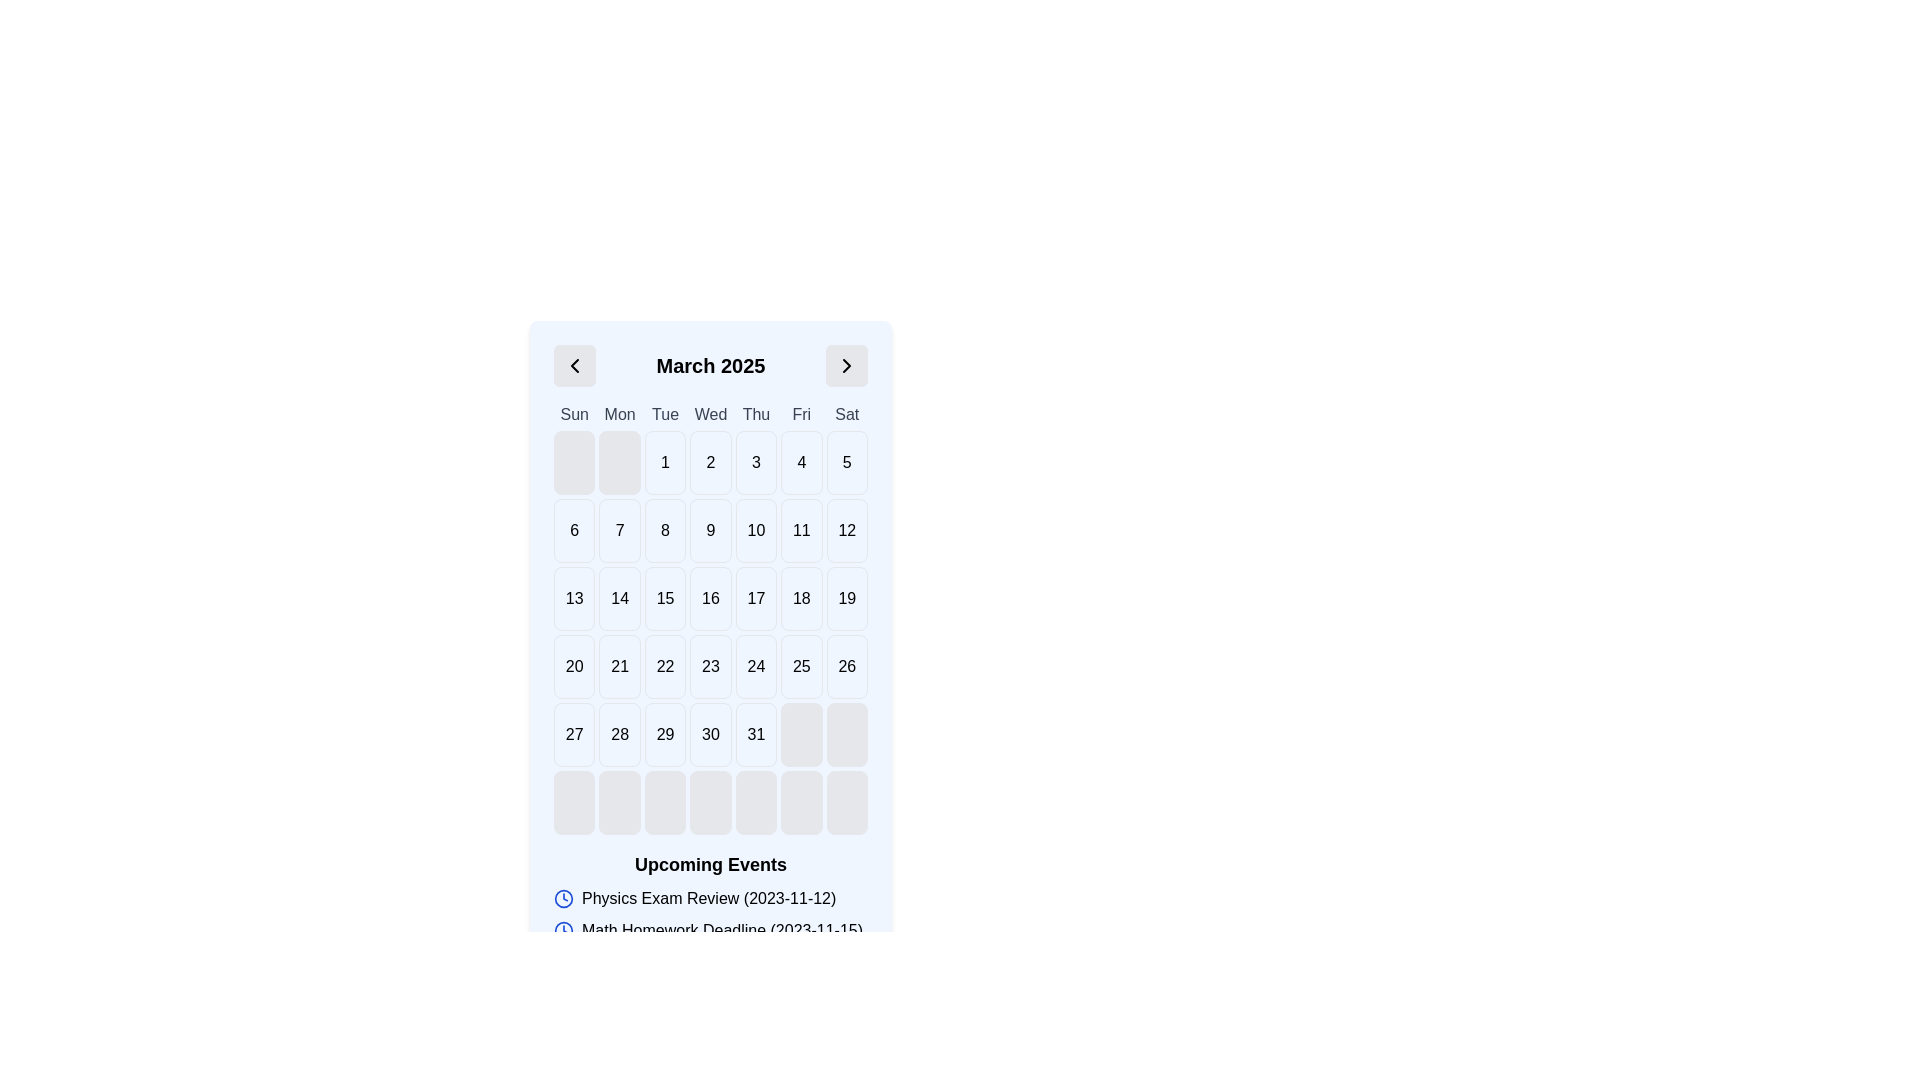  What do you see at coordinates (618, 735) in the screenshot?
I see `the Date cell displaying '28'` at bounding box center [618, 735].